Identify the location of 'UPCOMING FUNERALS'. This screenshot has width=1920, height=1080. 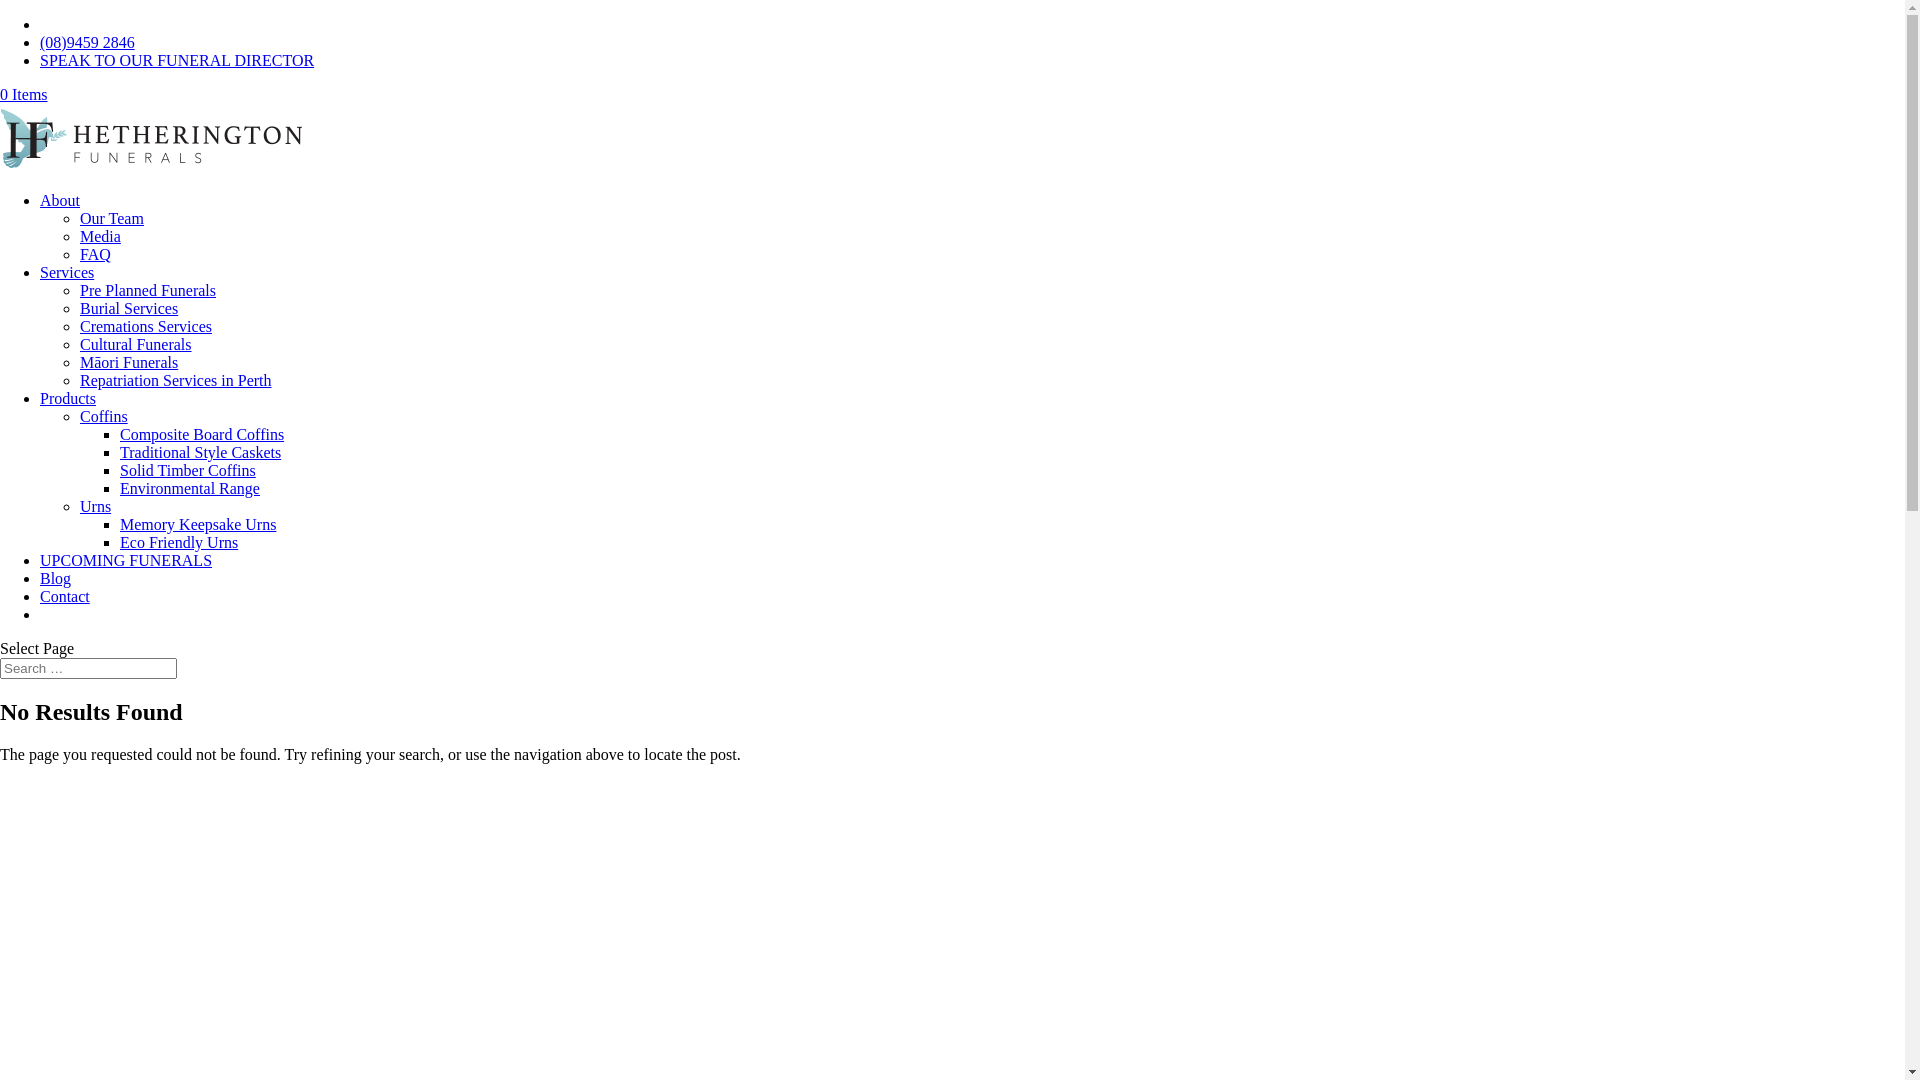
(39, 560).